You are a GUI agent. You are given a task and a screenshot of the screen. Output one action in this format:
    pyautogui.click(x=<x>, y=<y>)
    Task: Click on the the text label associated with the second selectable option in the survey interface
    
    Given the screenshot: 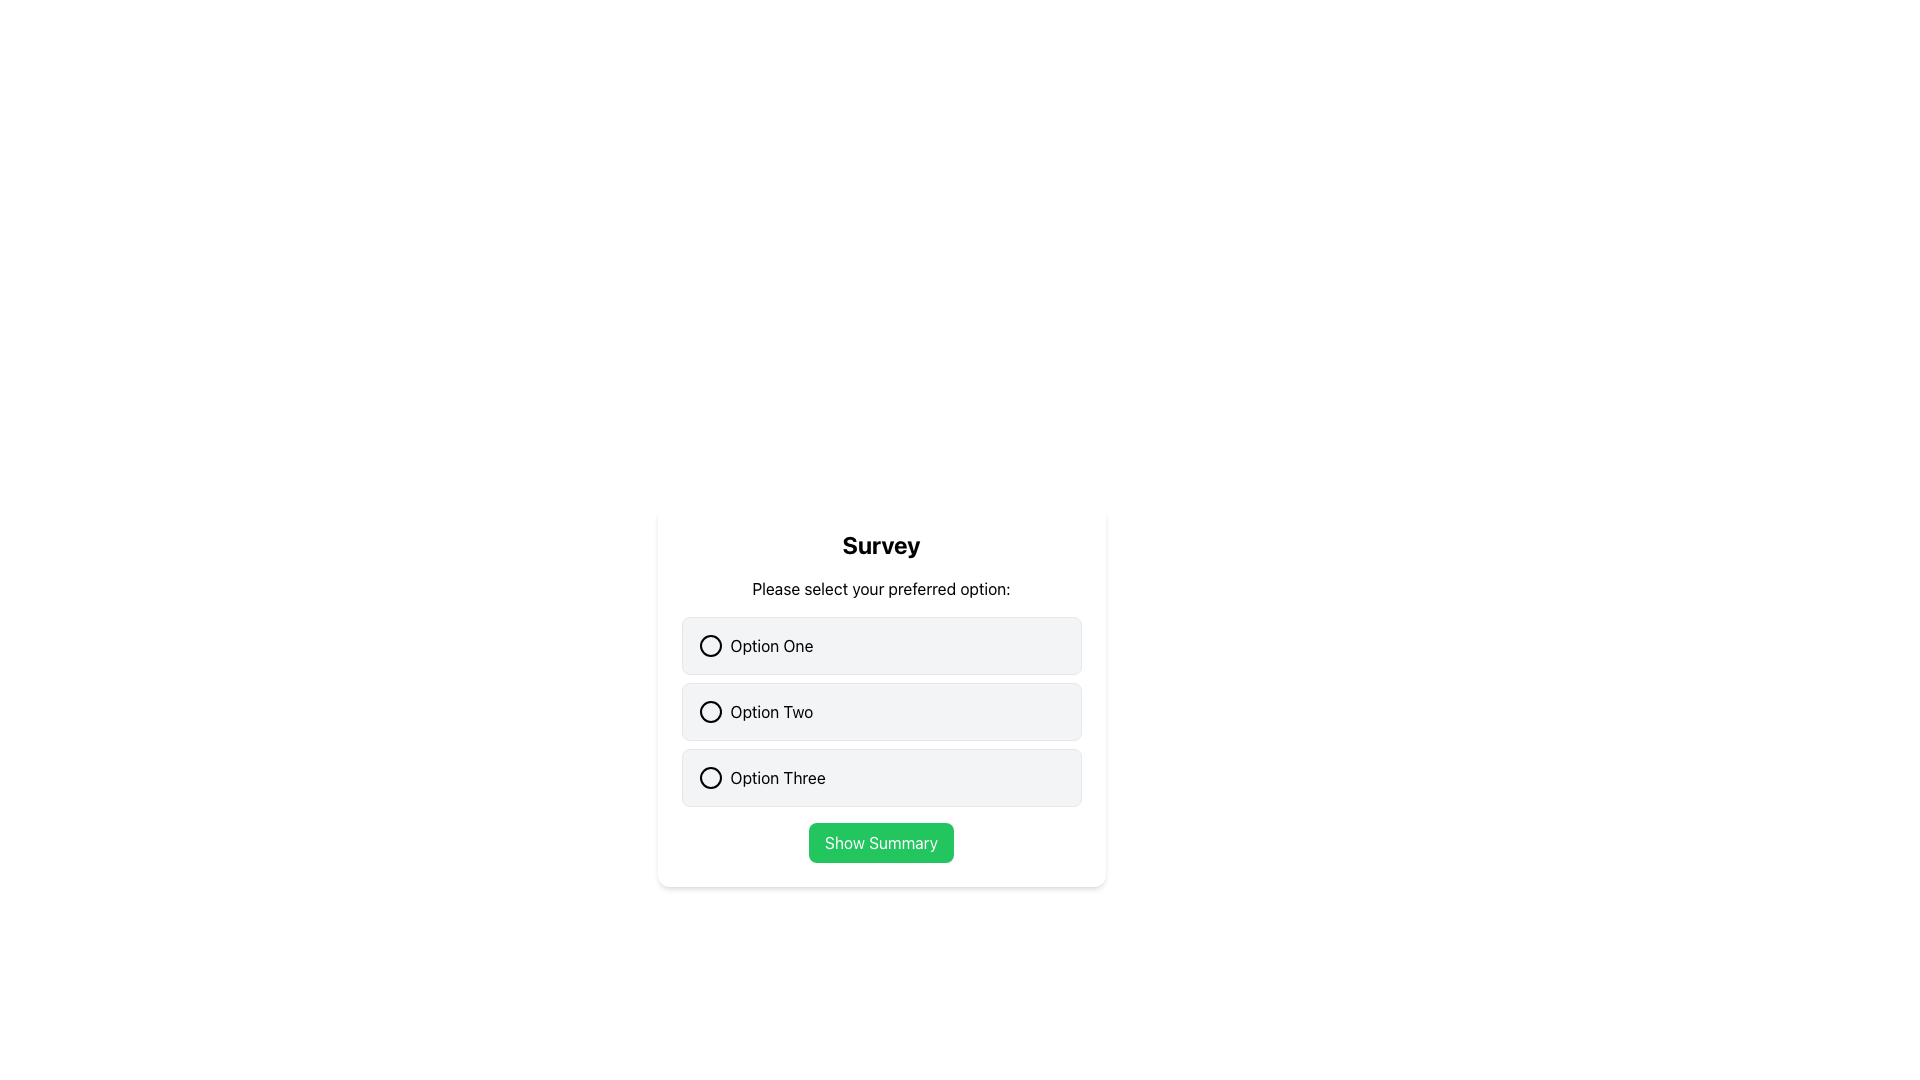 What is the action you would take?
    pyautogui.click(x=770, y=711)
    